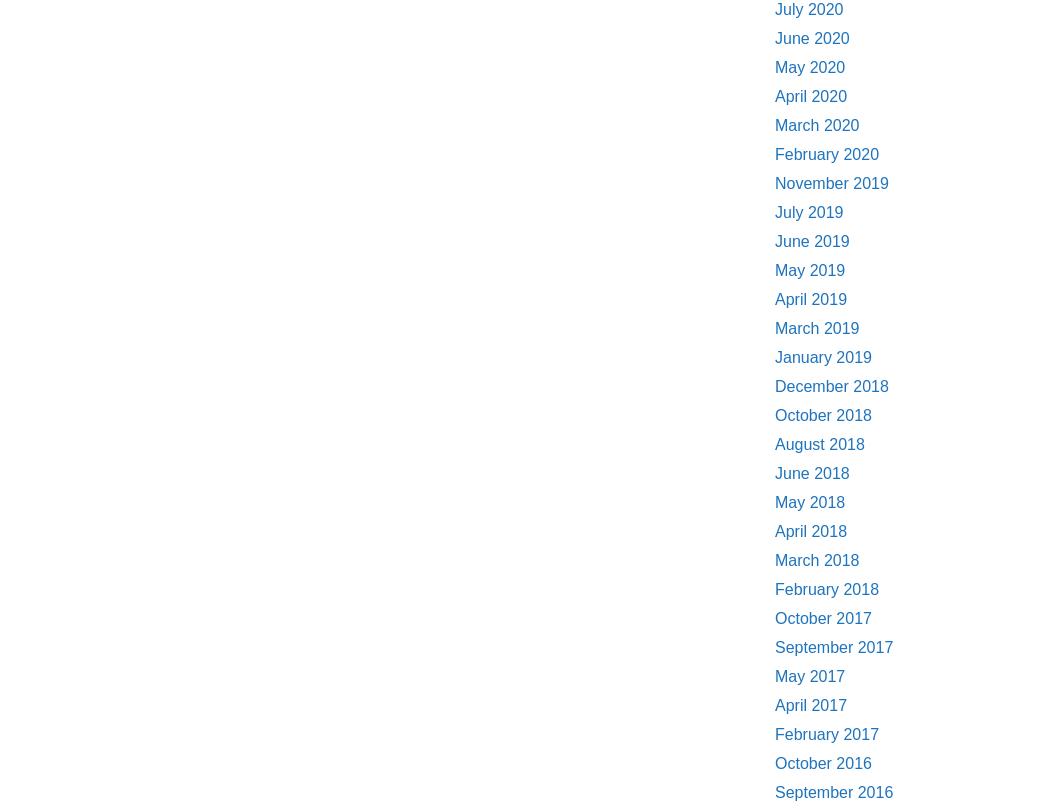 This screenshot has width=1050, height=809. What do you see at coordinates (810, 240) in the screenshot?
I see `'June 2019'` at bounding box center [810, 240].